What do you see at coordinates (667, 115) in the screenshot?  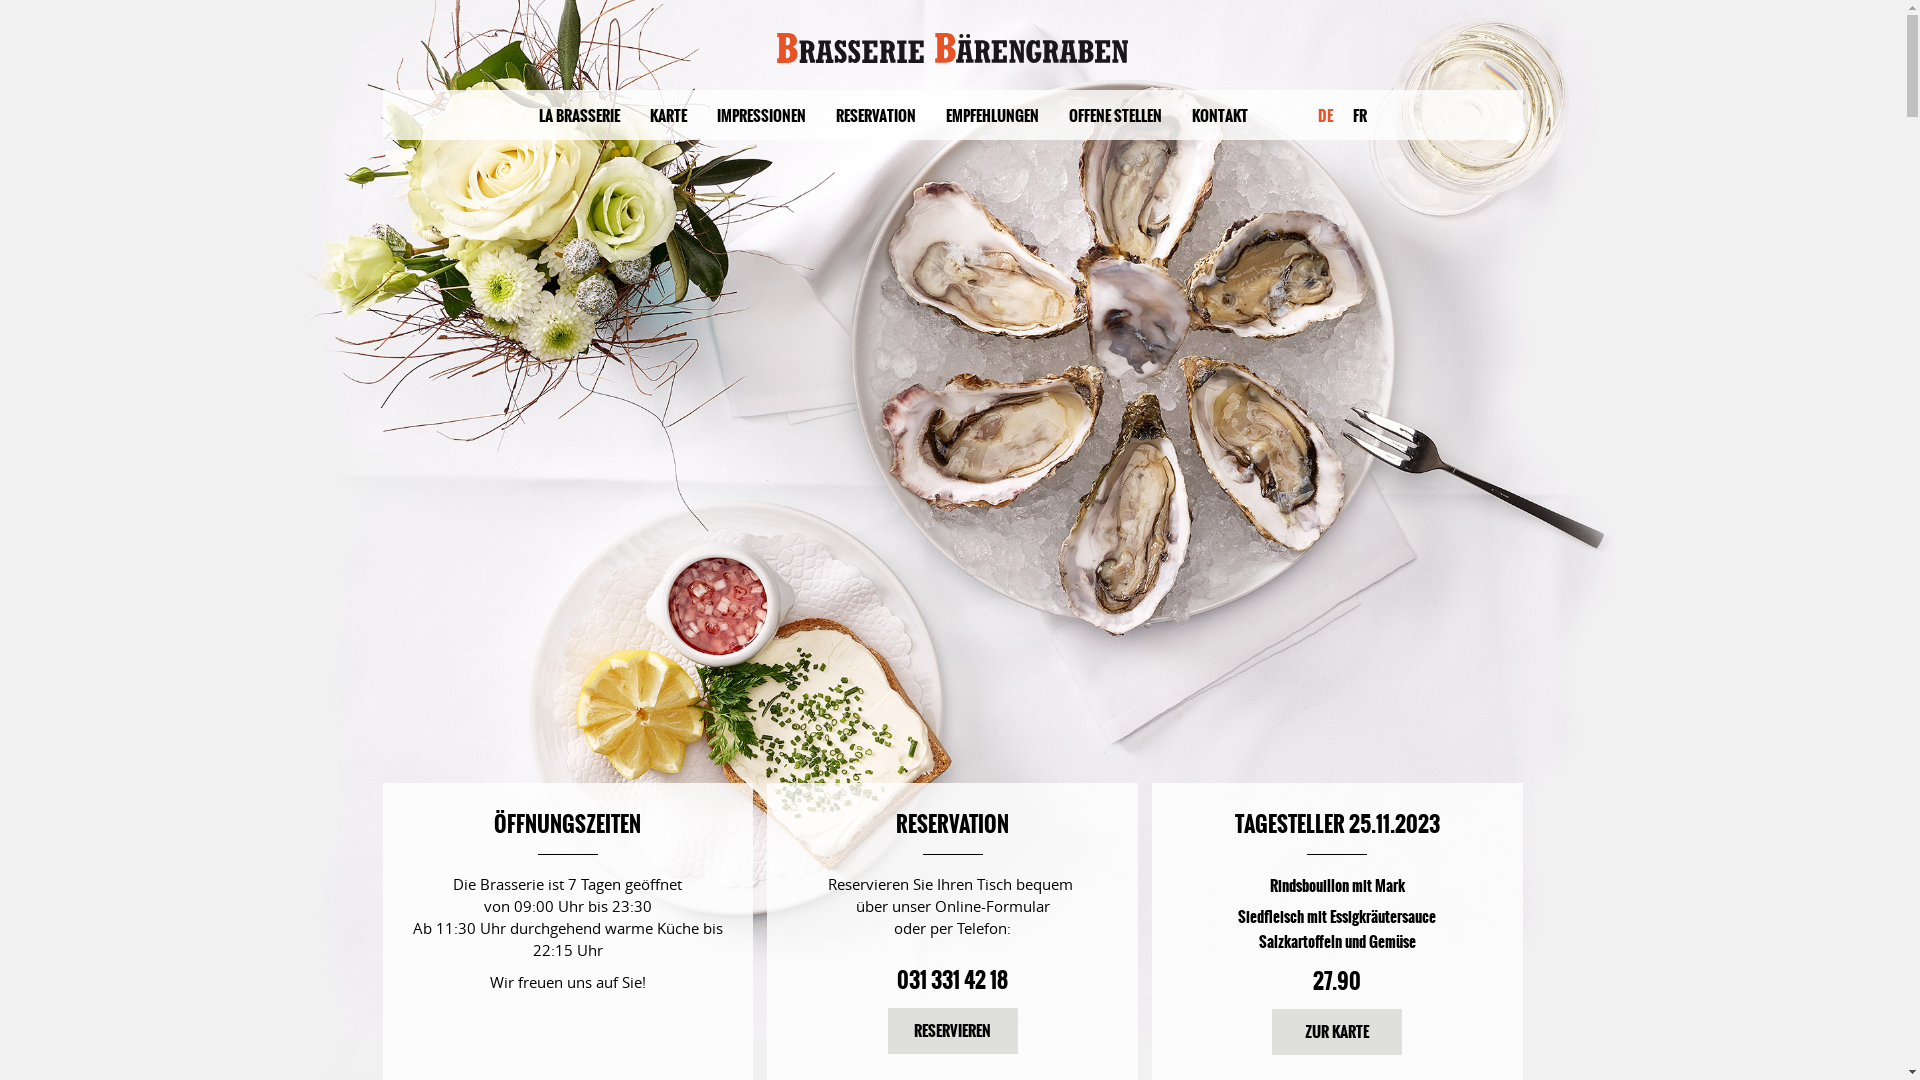 I see `'KARTE'` at bounding box center [667, 115].